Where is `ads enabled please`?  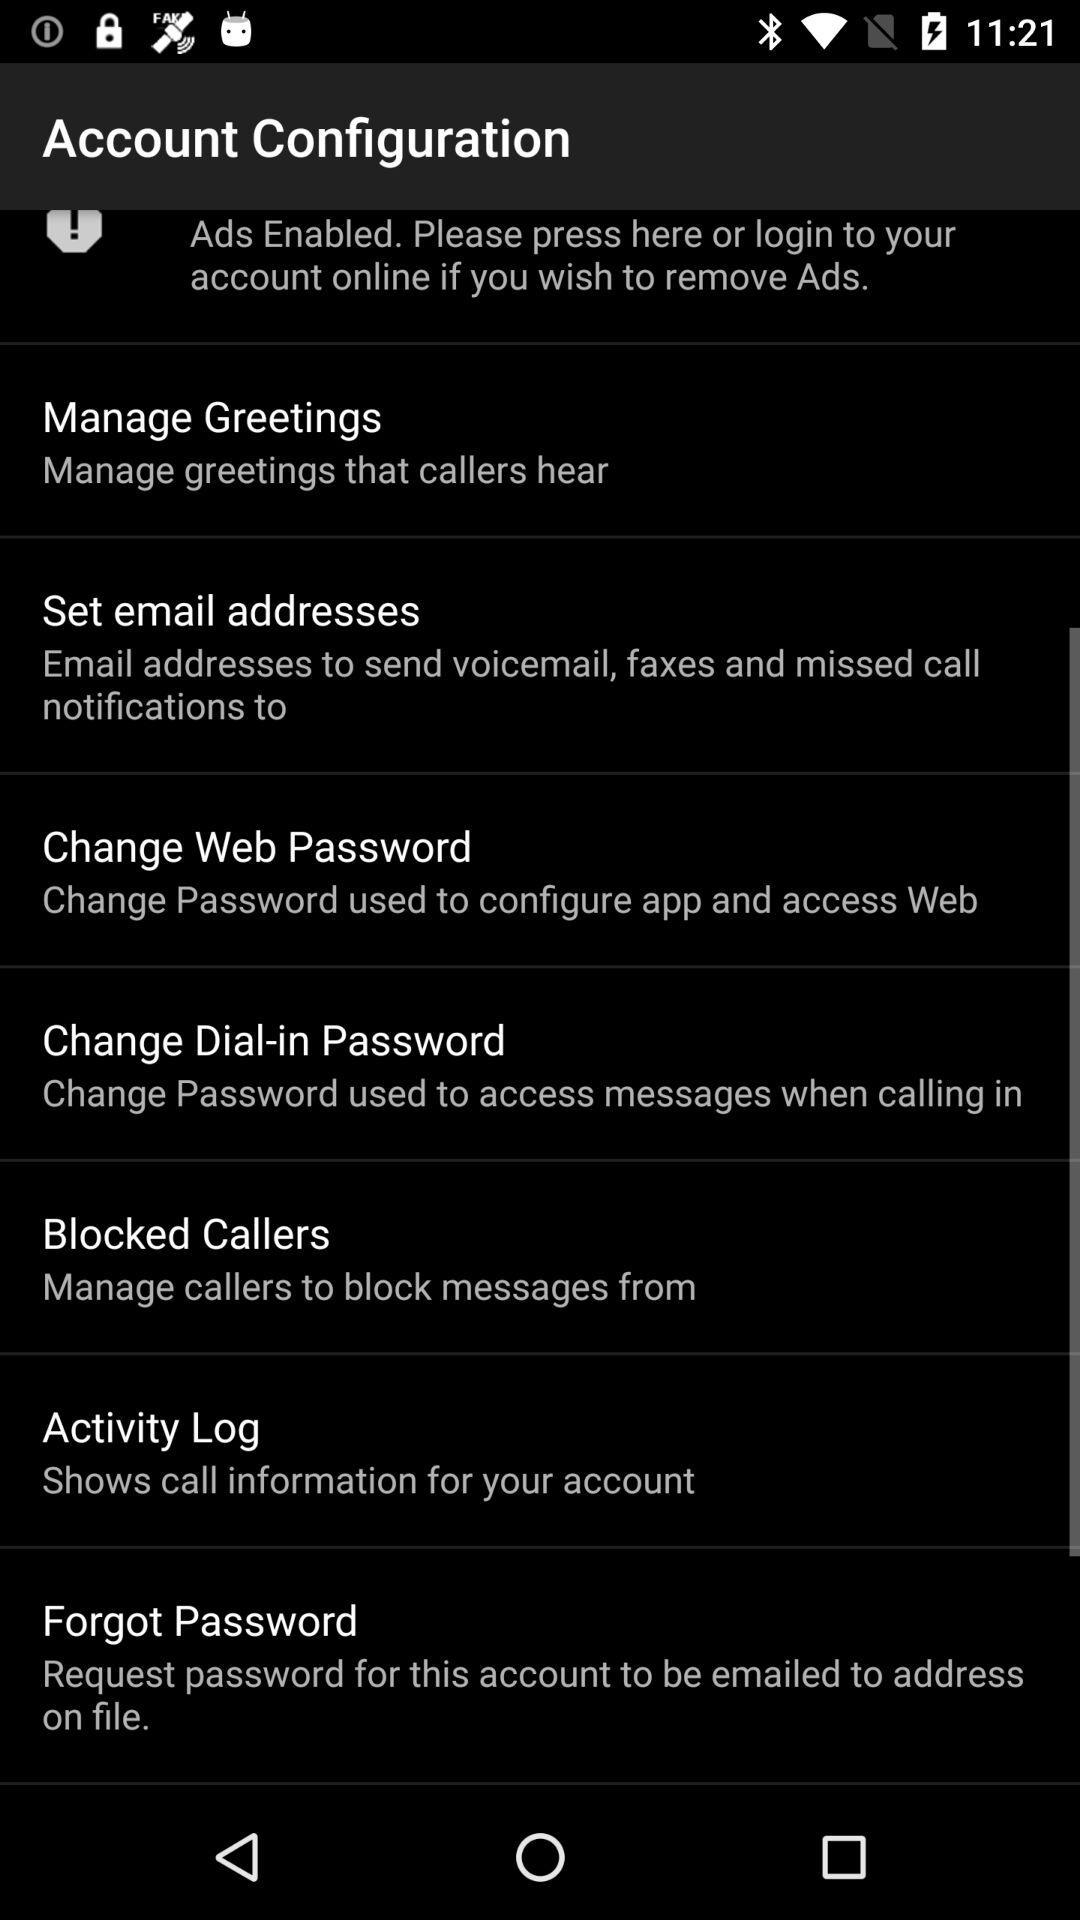
ads enabled please is located at coordinates (612, 253).